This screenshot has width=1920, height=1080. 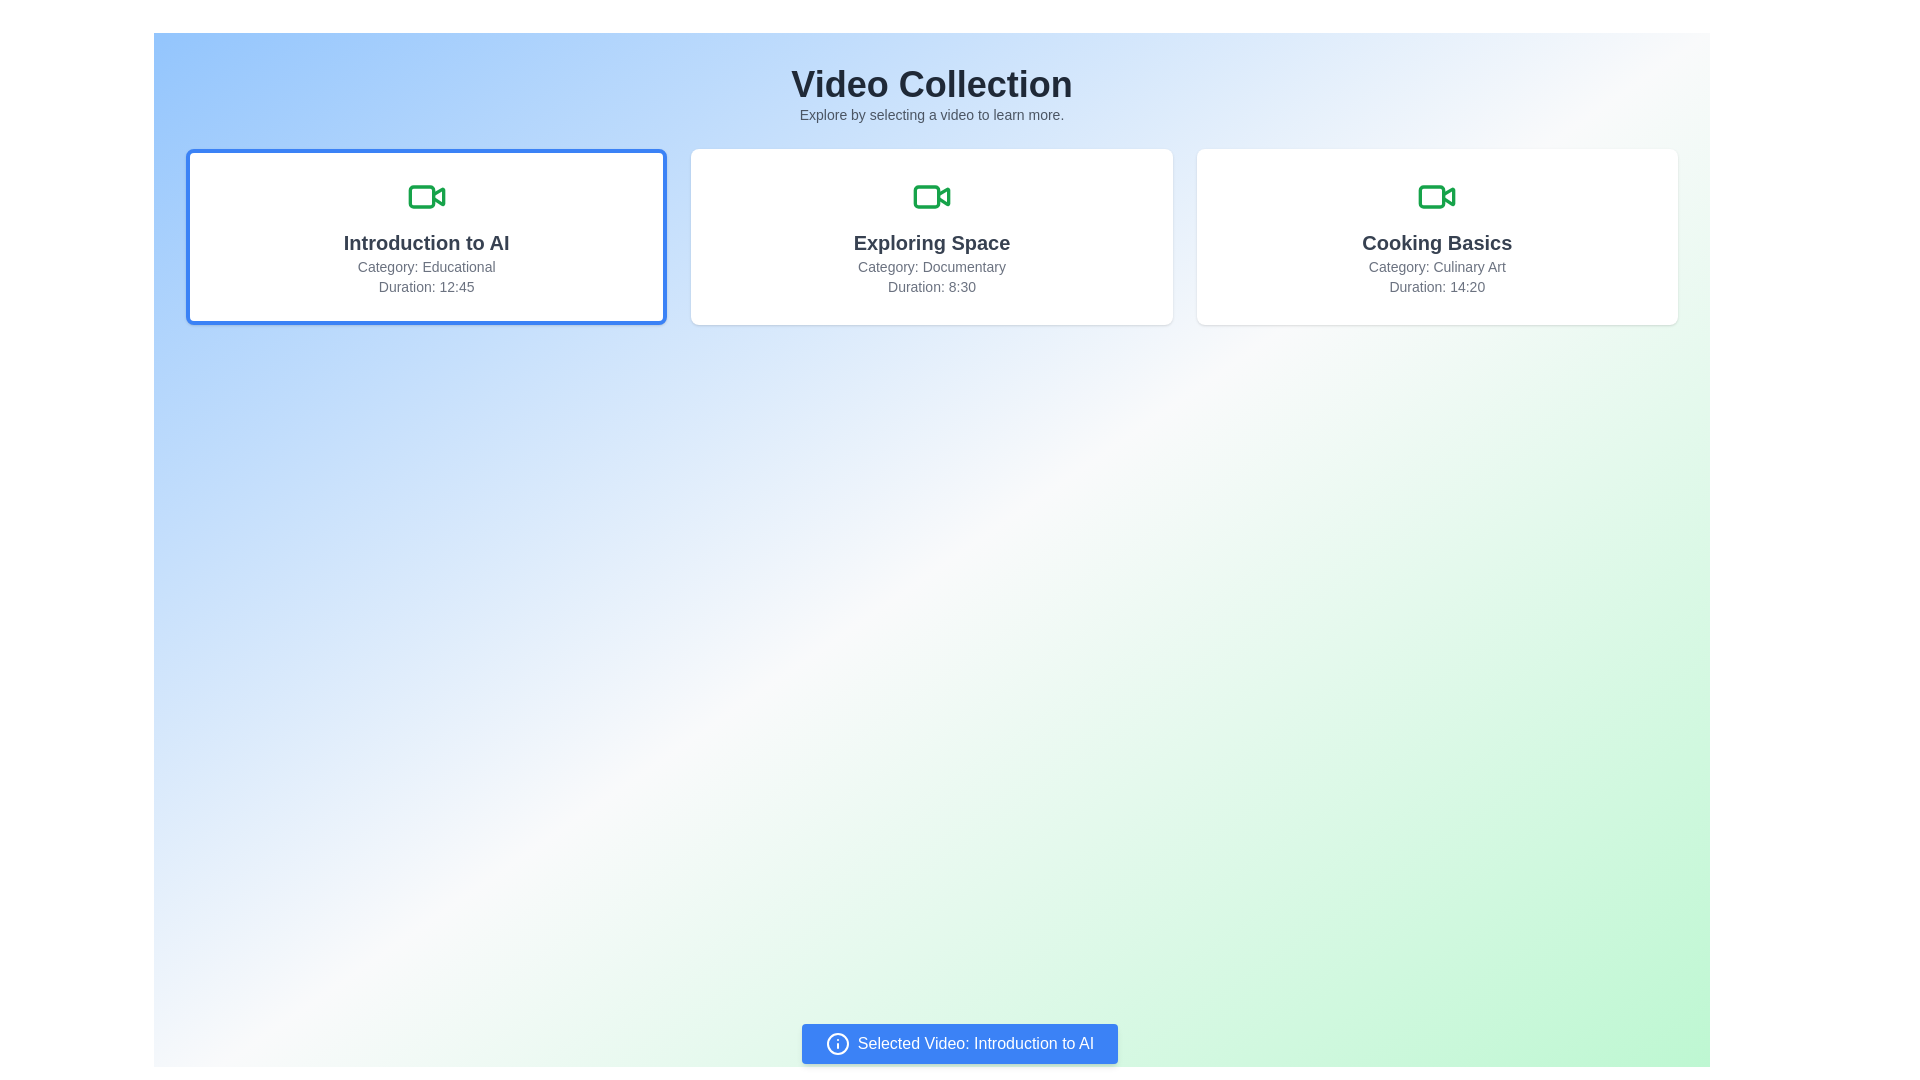 What do you see at coordinates (425, 242) in the screenshot?
I see `the Text element displaying 'Introduction to AI', which is styled with a bold font and gray coloring, located at the top of the first card in a row of three cards` at bounding box center [425, 242].